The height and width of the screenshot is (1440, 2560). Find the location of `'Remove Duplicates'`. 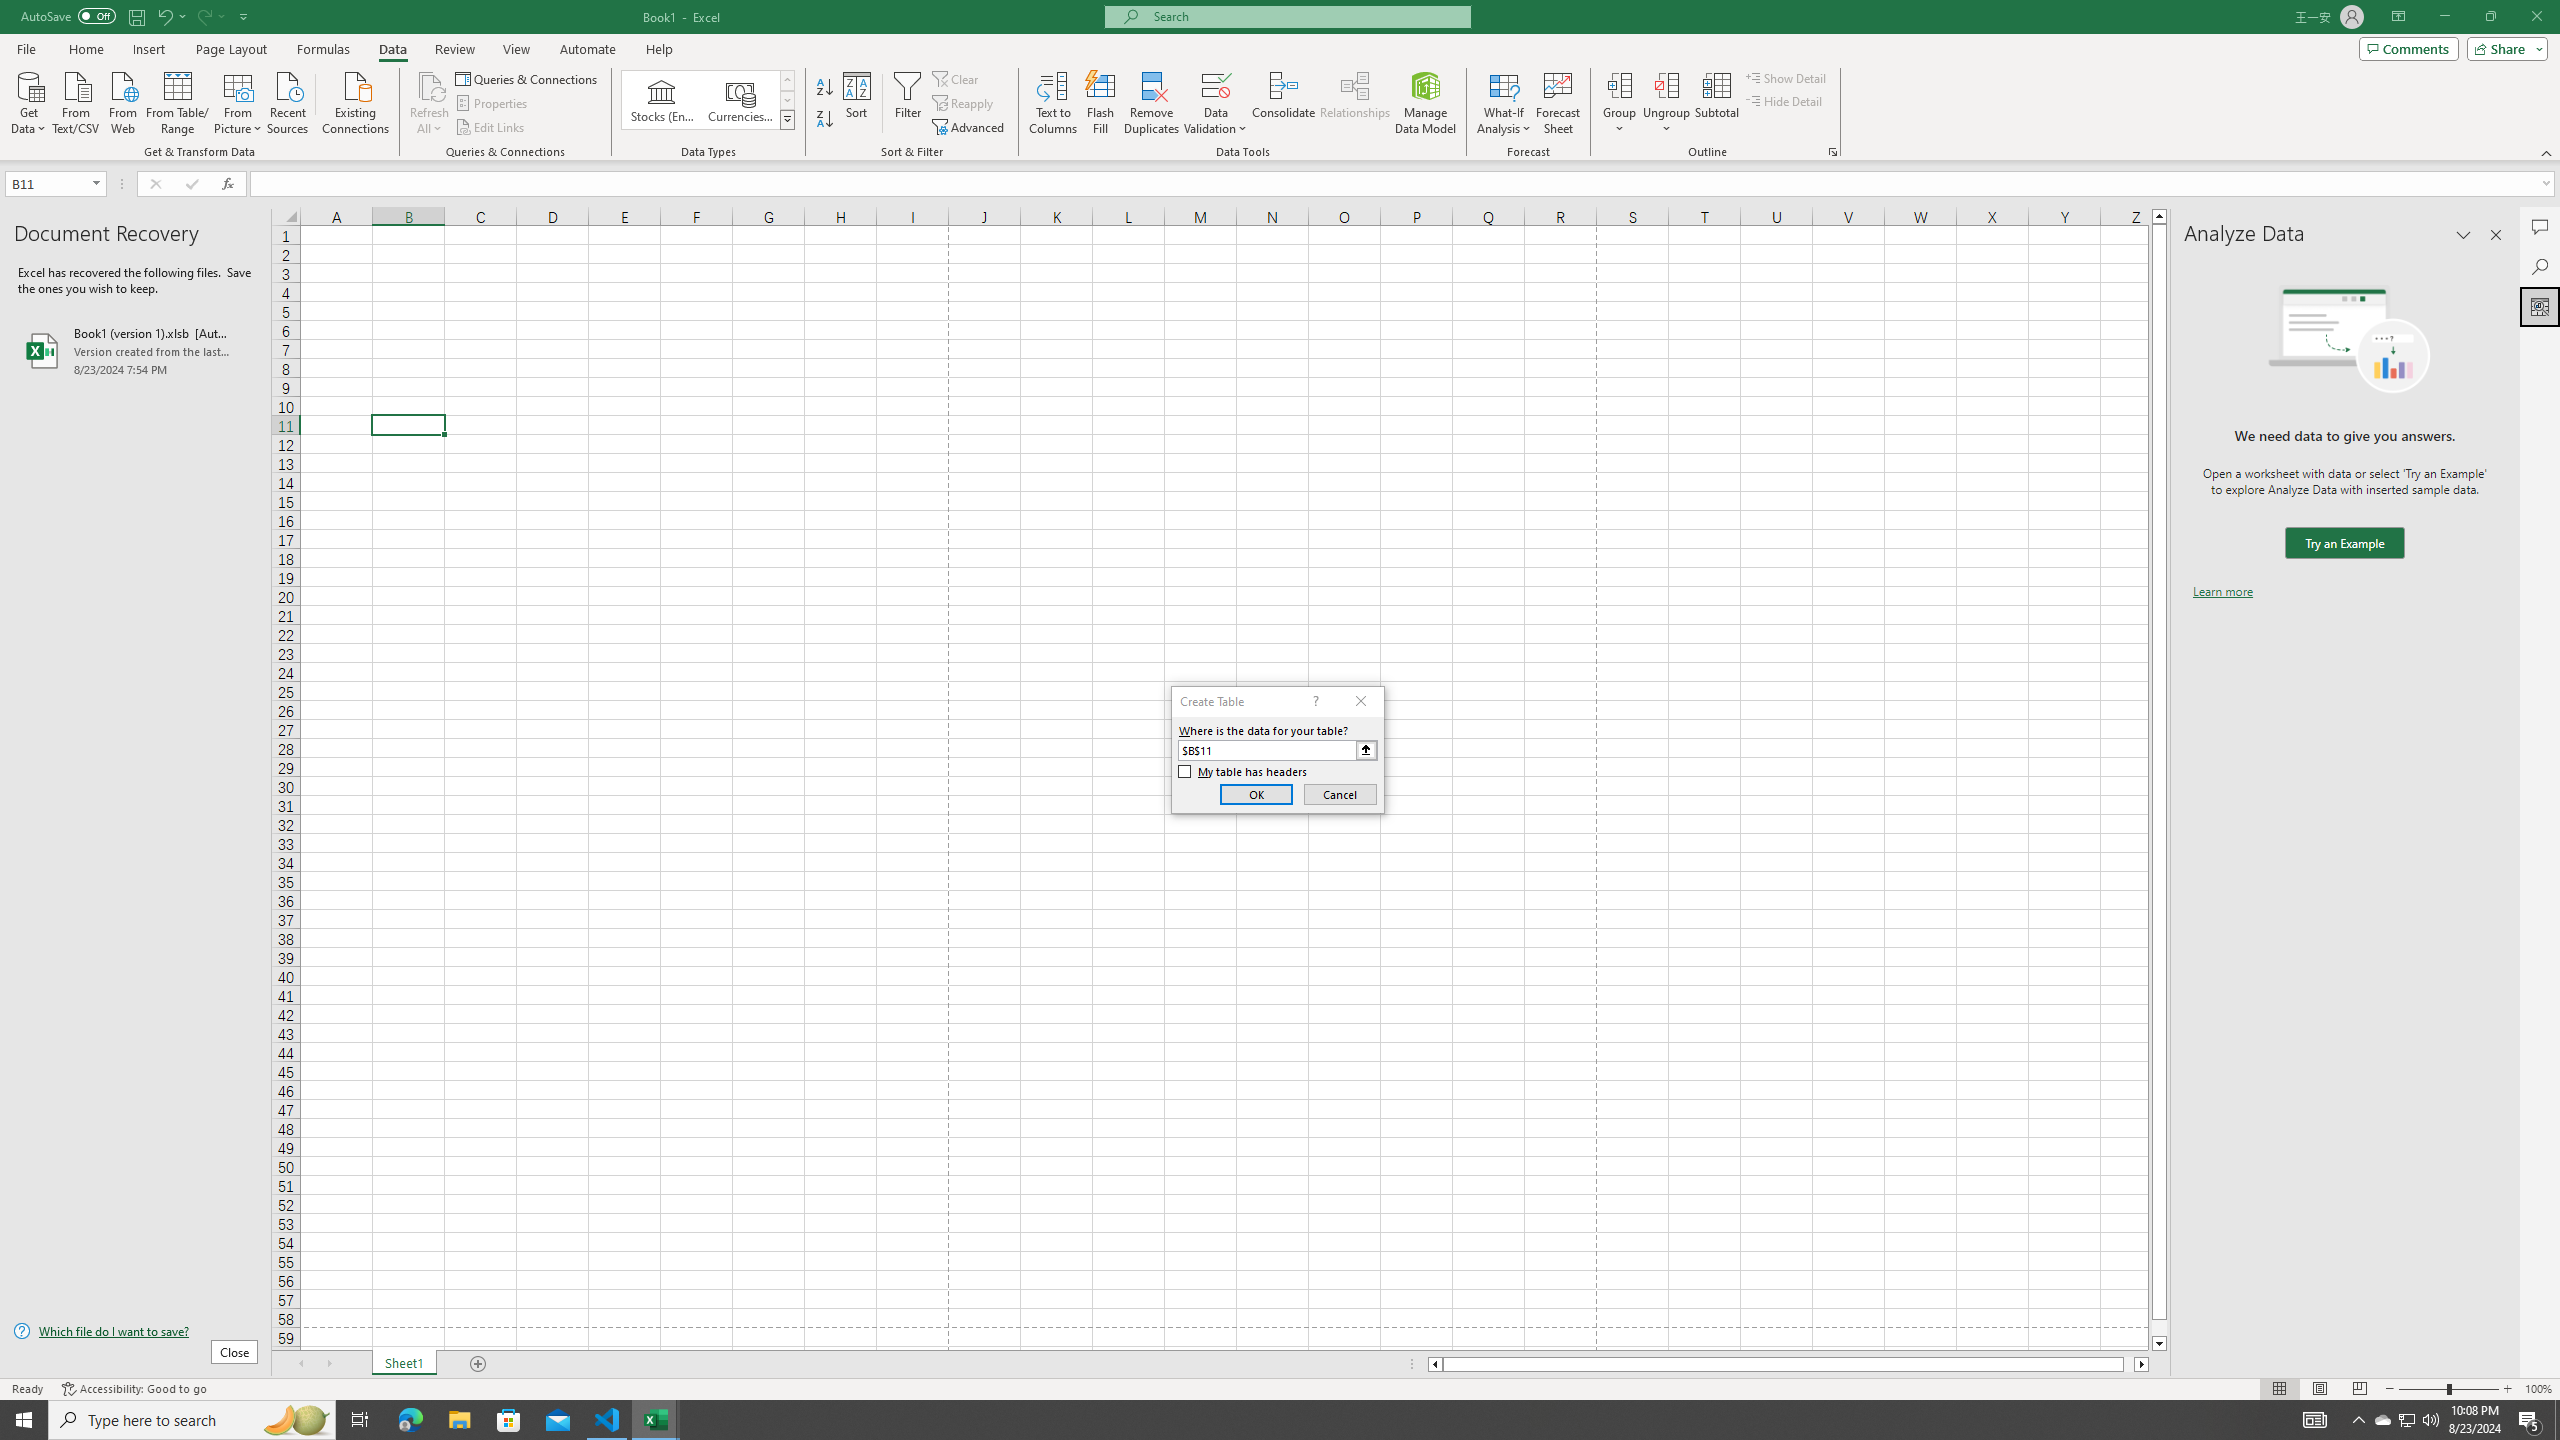

'Remove Duplicates' is located at coordinates (1151, 103).